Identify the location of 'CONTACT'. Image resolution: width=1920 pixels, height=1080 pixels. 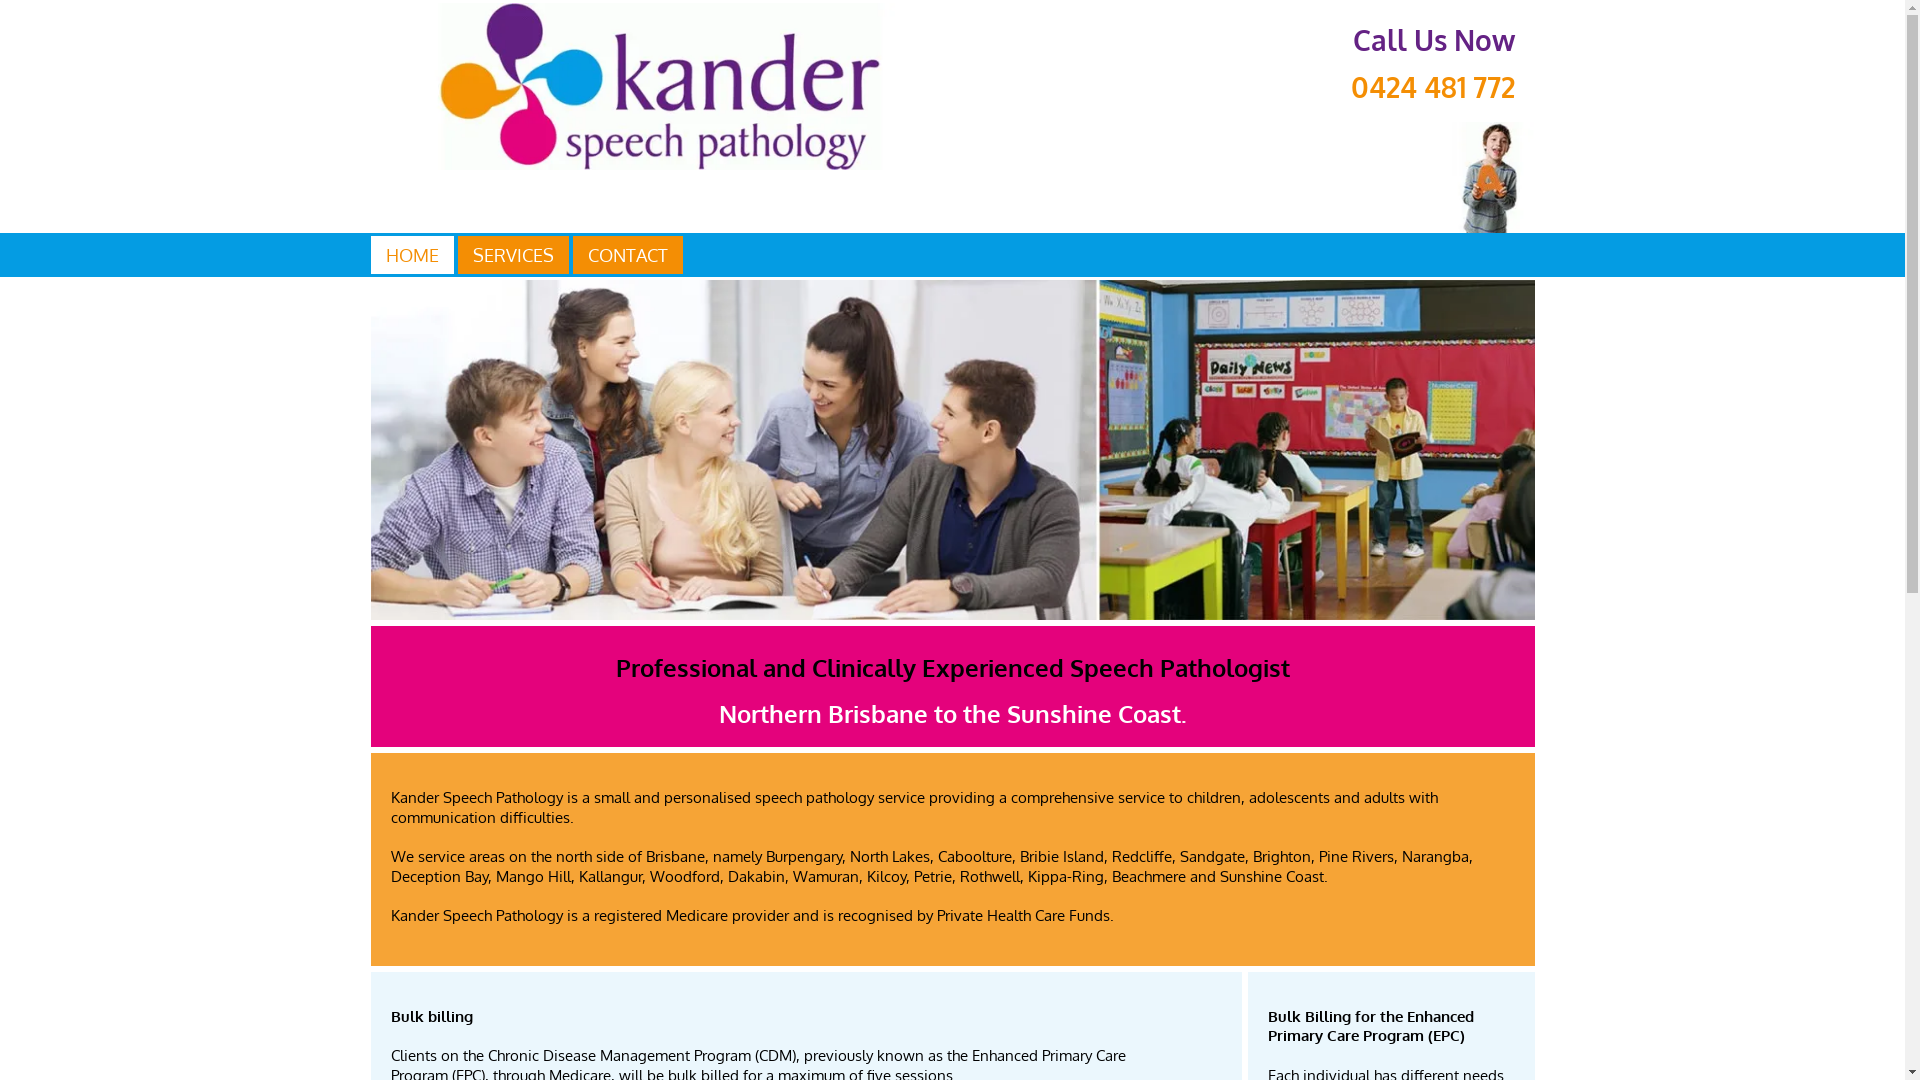
(627, 253).